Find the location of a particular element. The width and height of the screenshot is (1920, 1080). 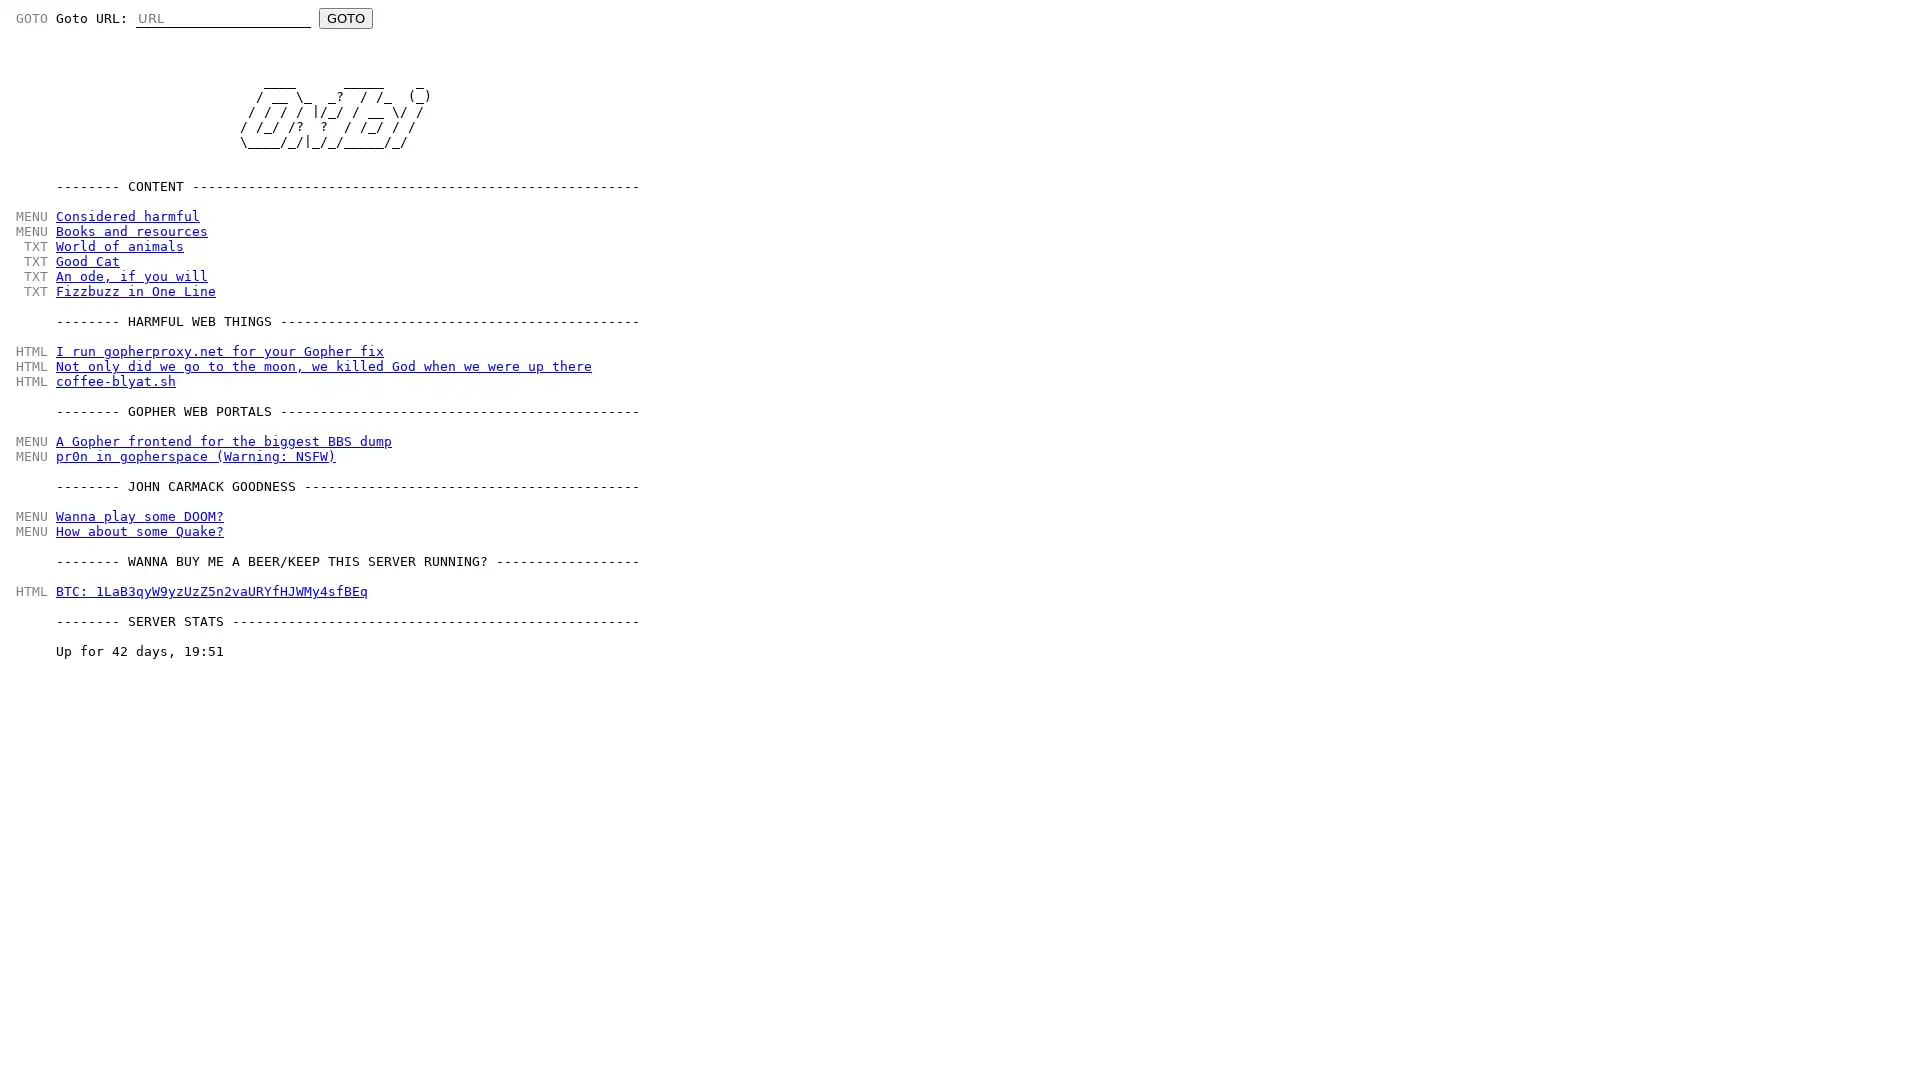

GOTO is located at coordinates (345, 18).